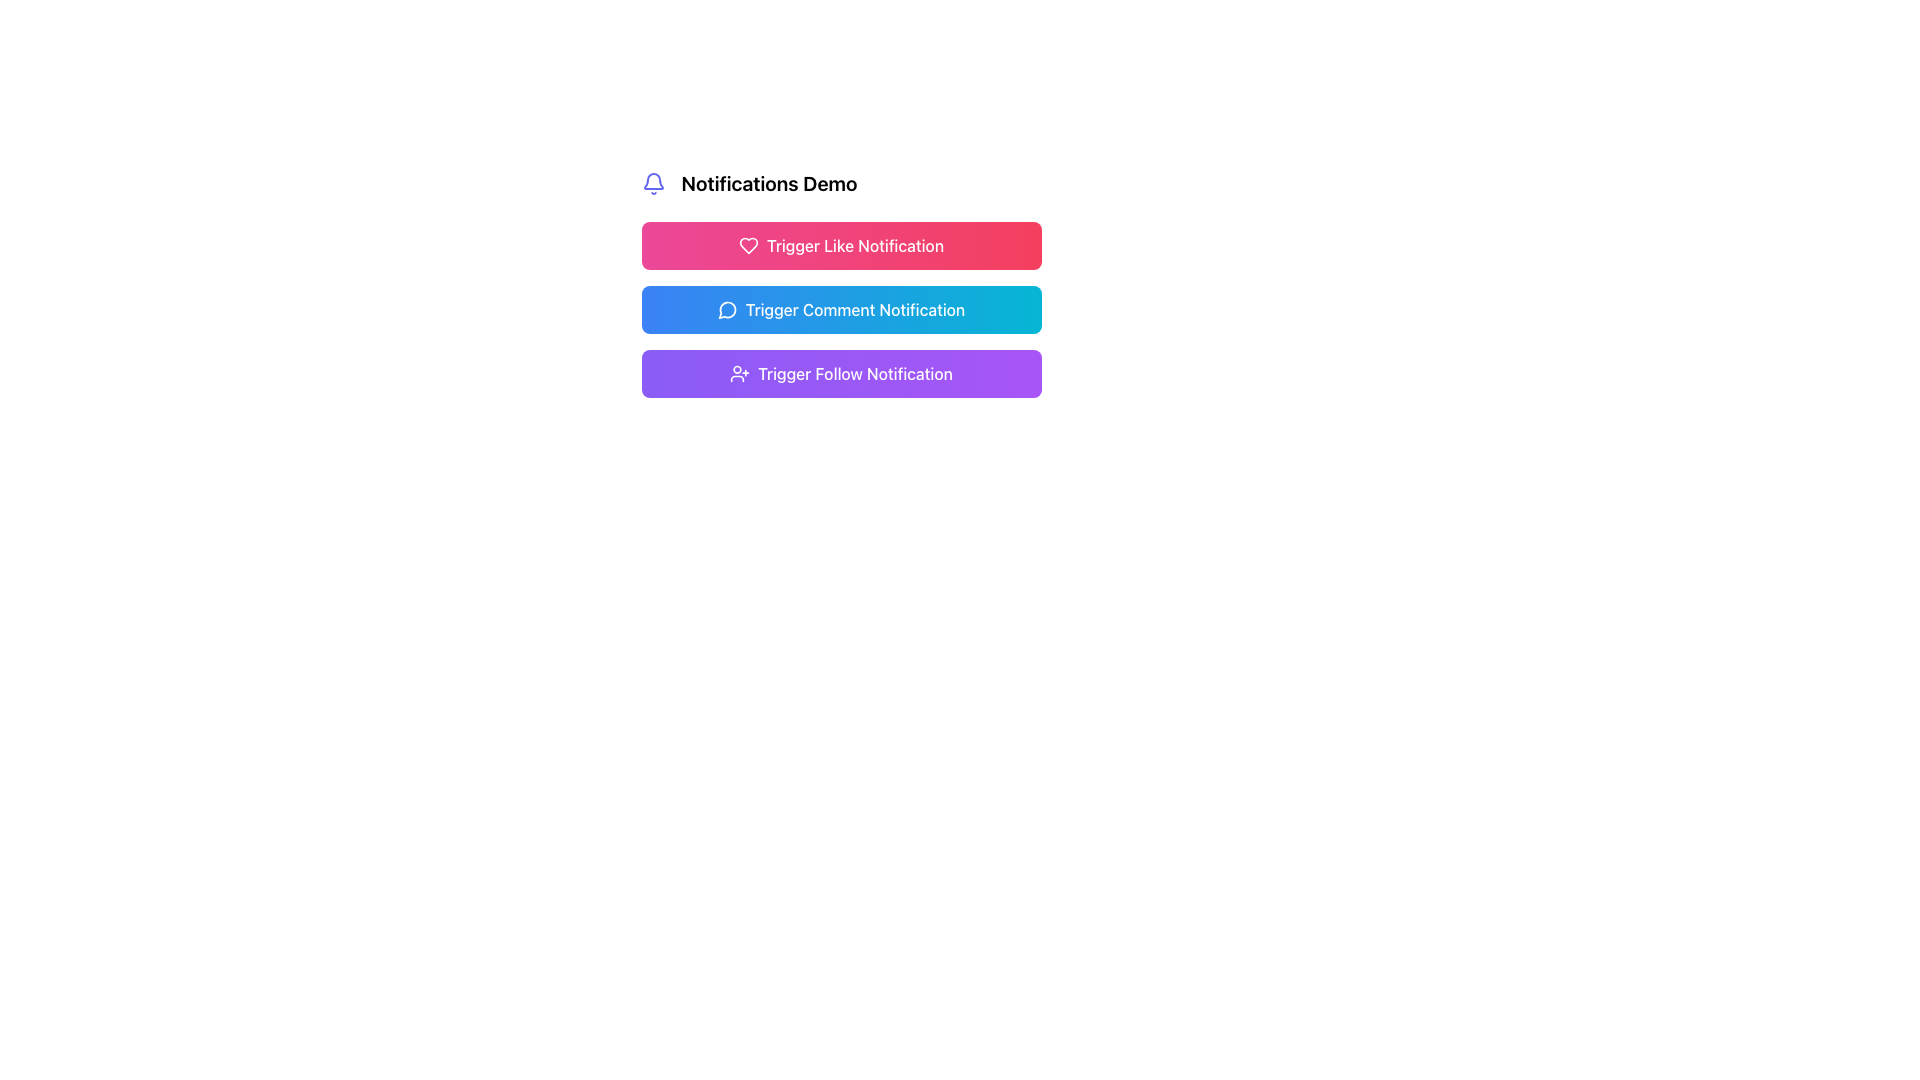  Describe the element at coordinates (855, 309) in the screenshot. I see `text contained in the button that triggers a comment notification, positioned between the 'Trigger Like Notification' and 'Trigger Follow Notification' buttons` at that location.